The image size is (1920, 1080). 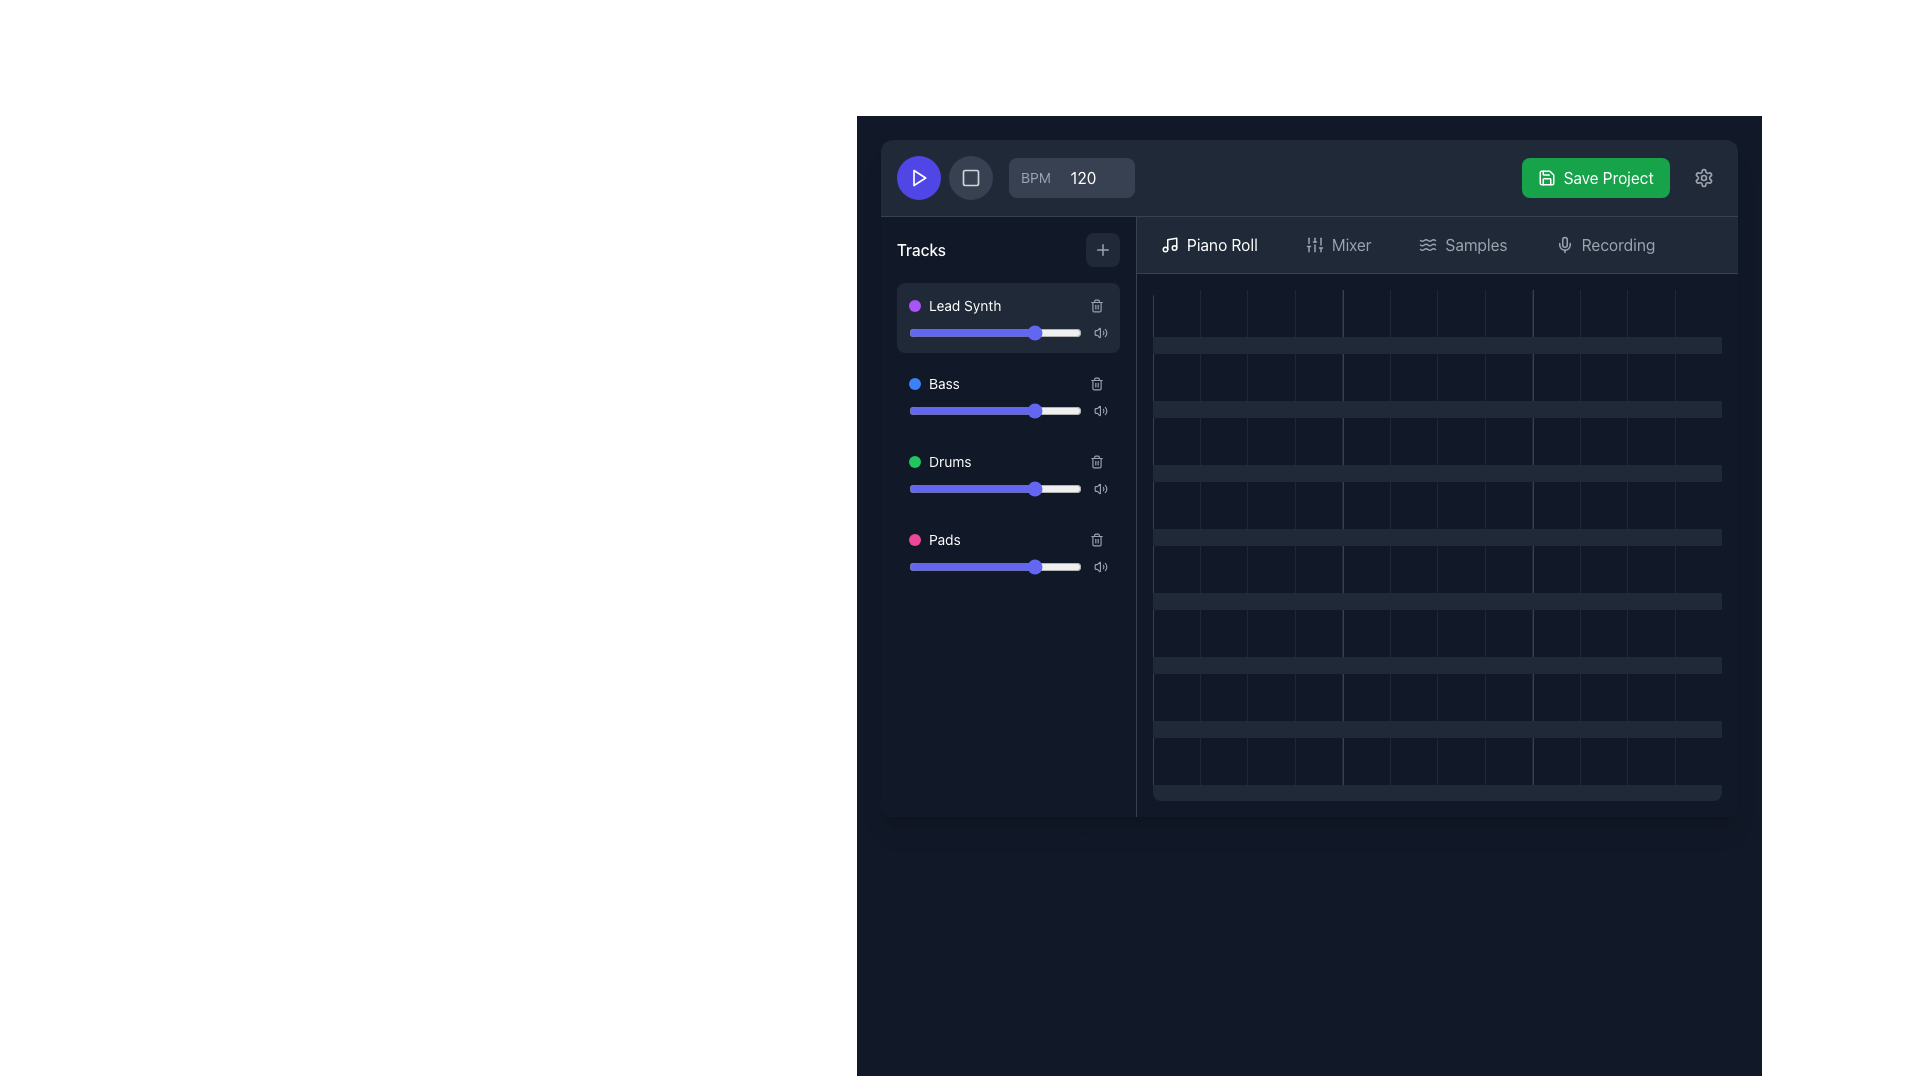 I want to click on the settings icon located at the top-right corner of the interface, so click(x=1703, y=176).